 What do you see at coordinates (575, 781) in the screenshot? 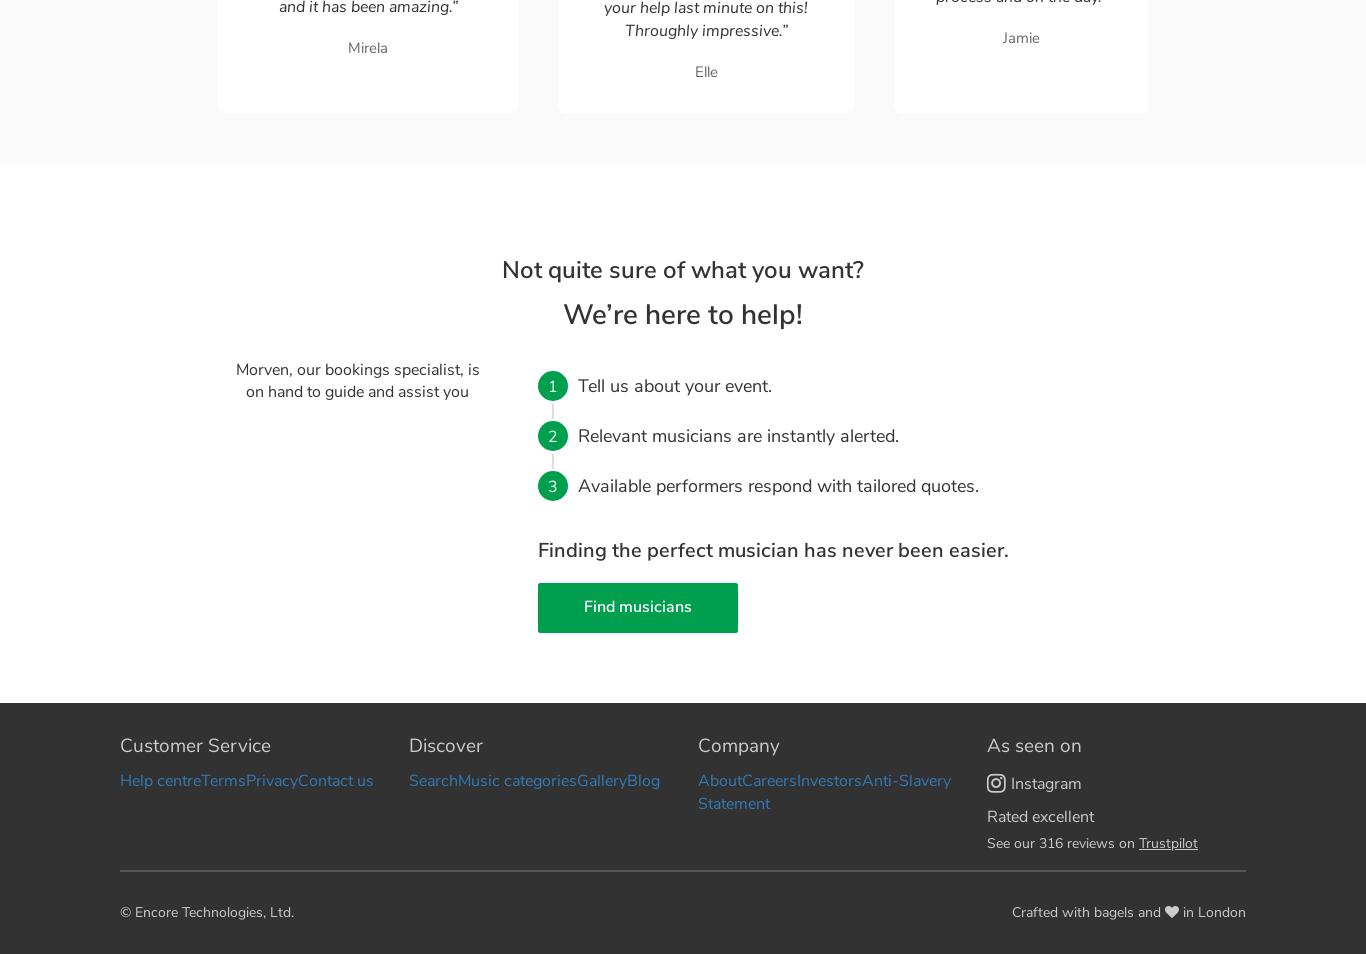
I see `'Gallery'` at bounding box center [575, 781].